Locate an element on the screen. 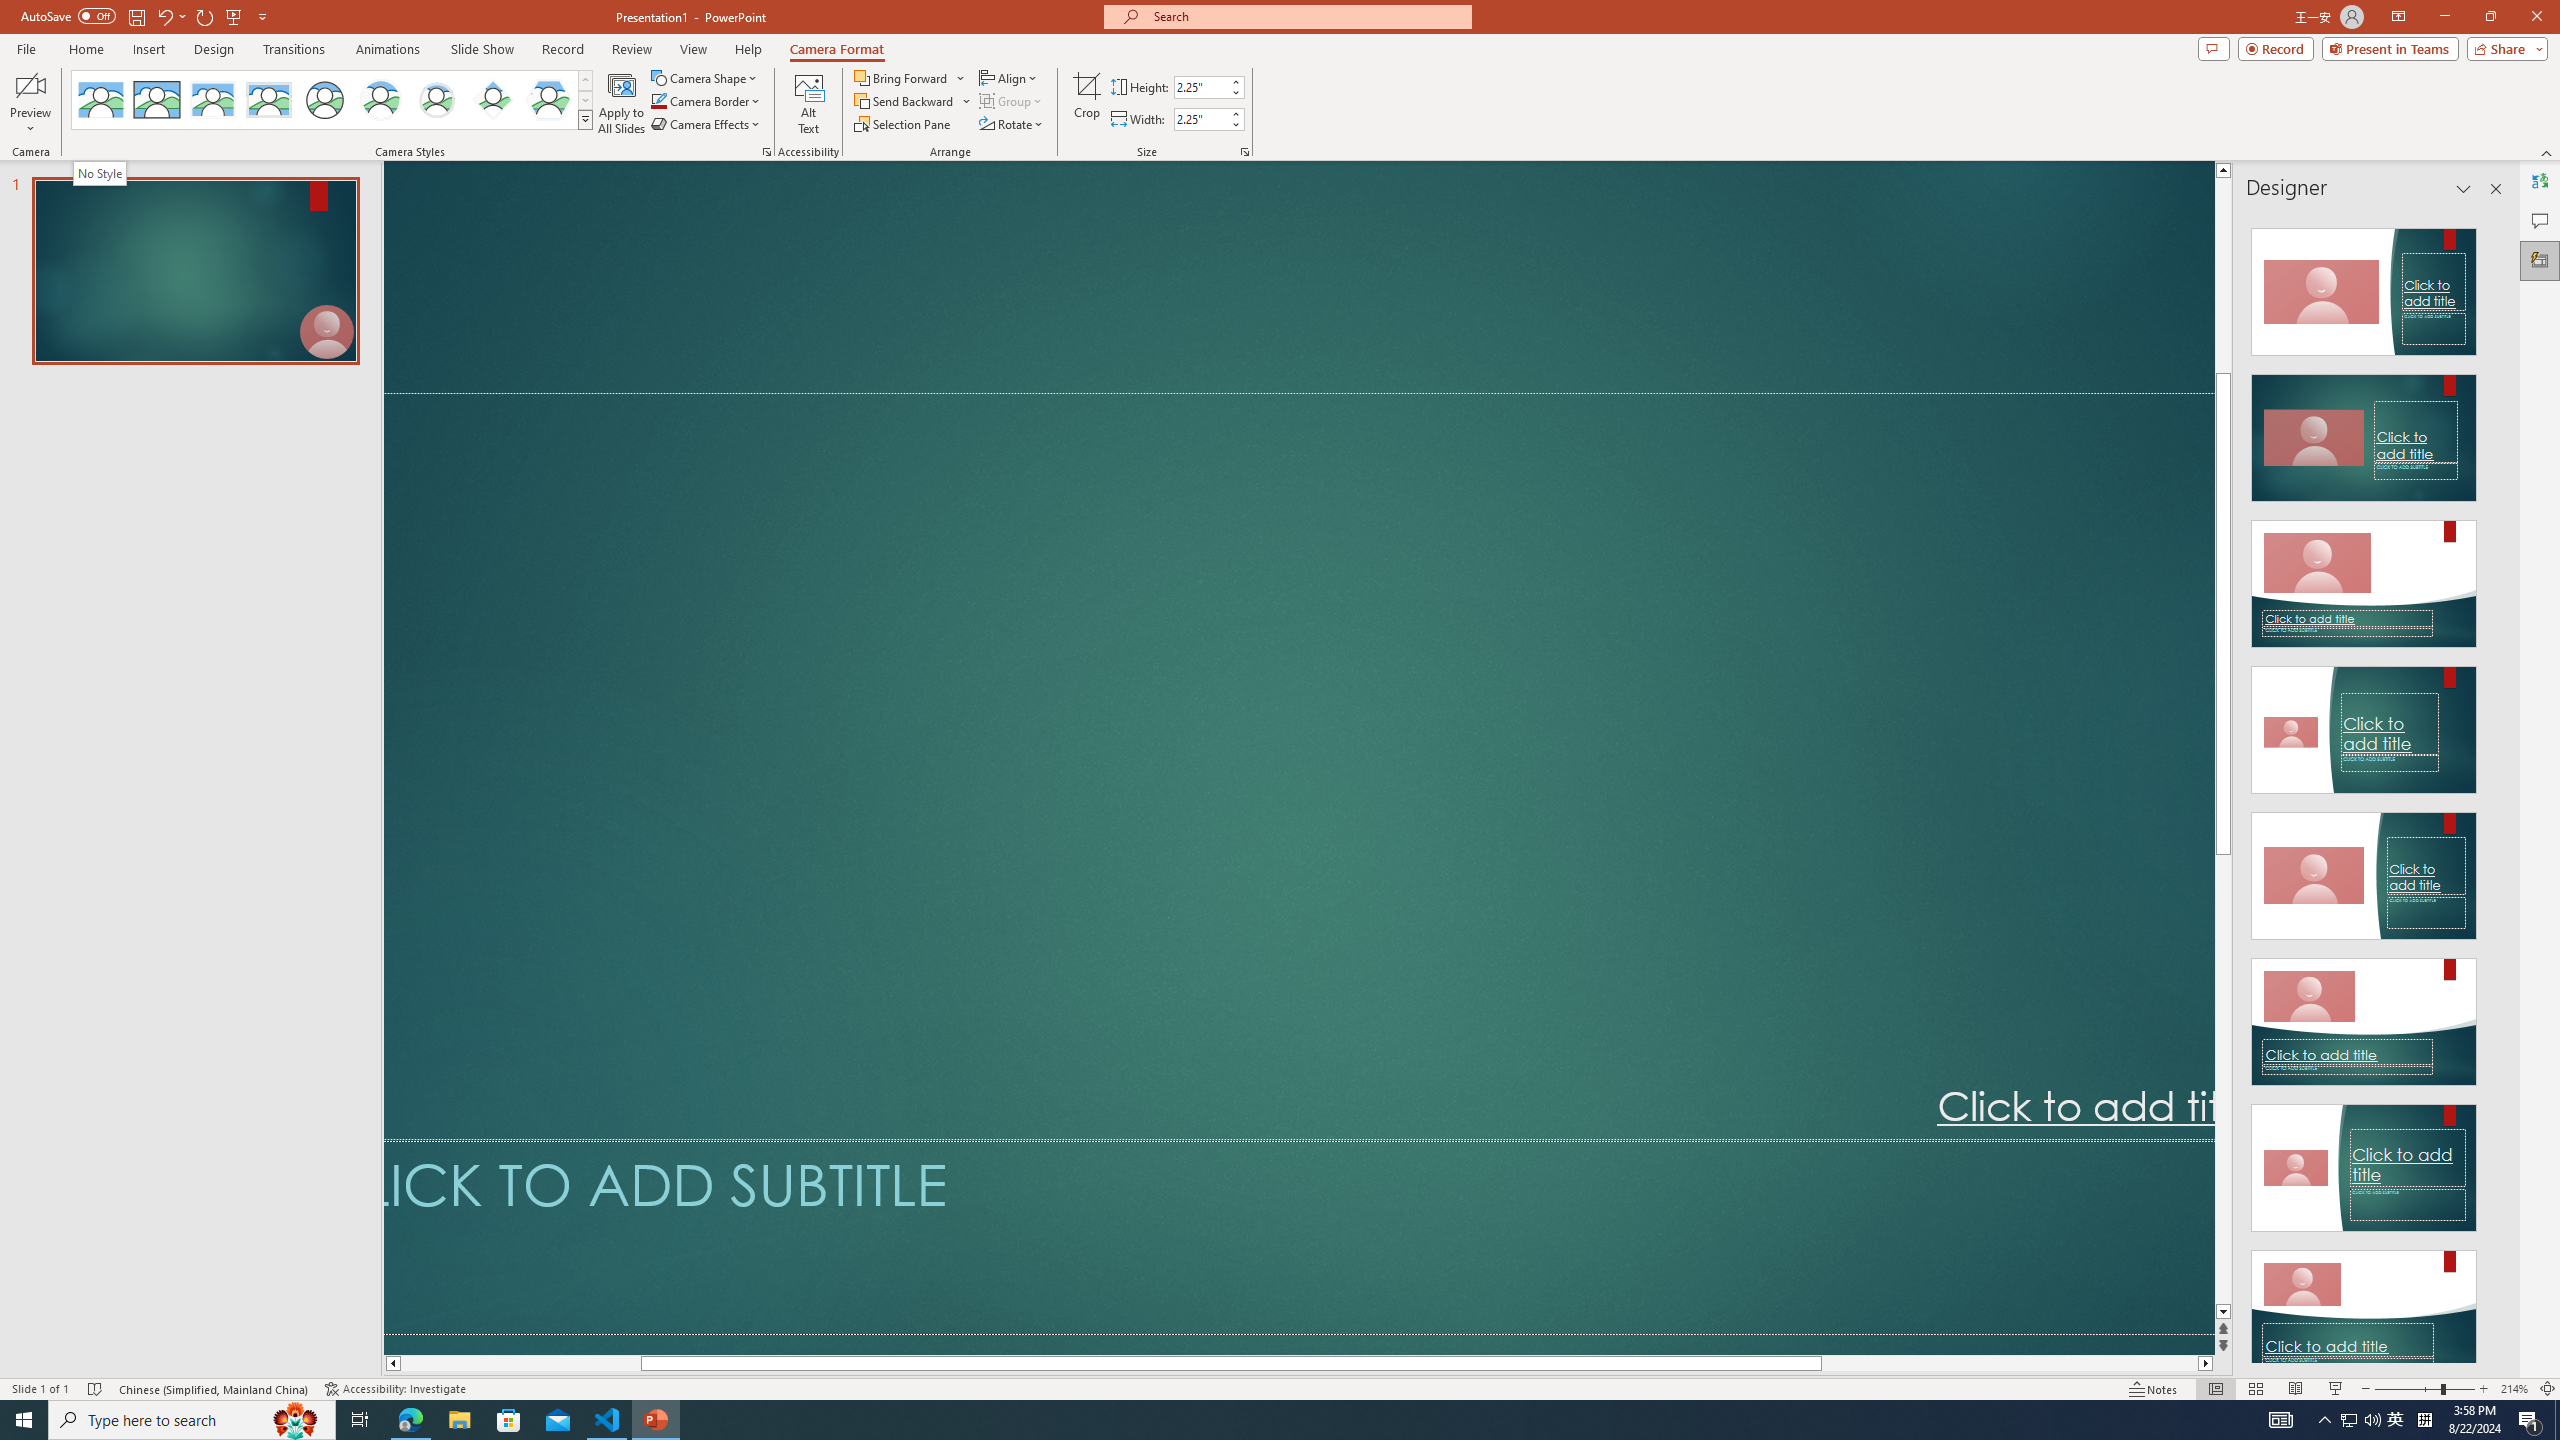 This screenshot has height=1440, width=2560. 'Bring Forward' is located at coordinates (901, 77).